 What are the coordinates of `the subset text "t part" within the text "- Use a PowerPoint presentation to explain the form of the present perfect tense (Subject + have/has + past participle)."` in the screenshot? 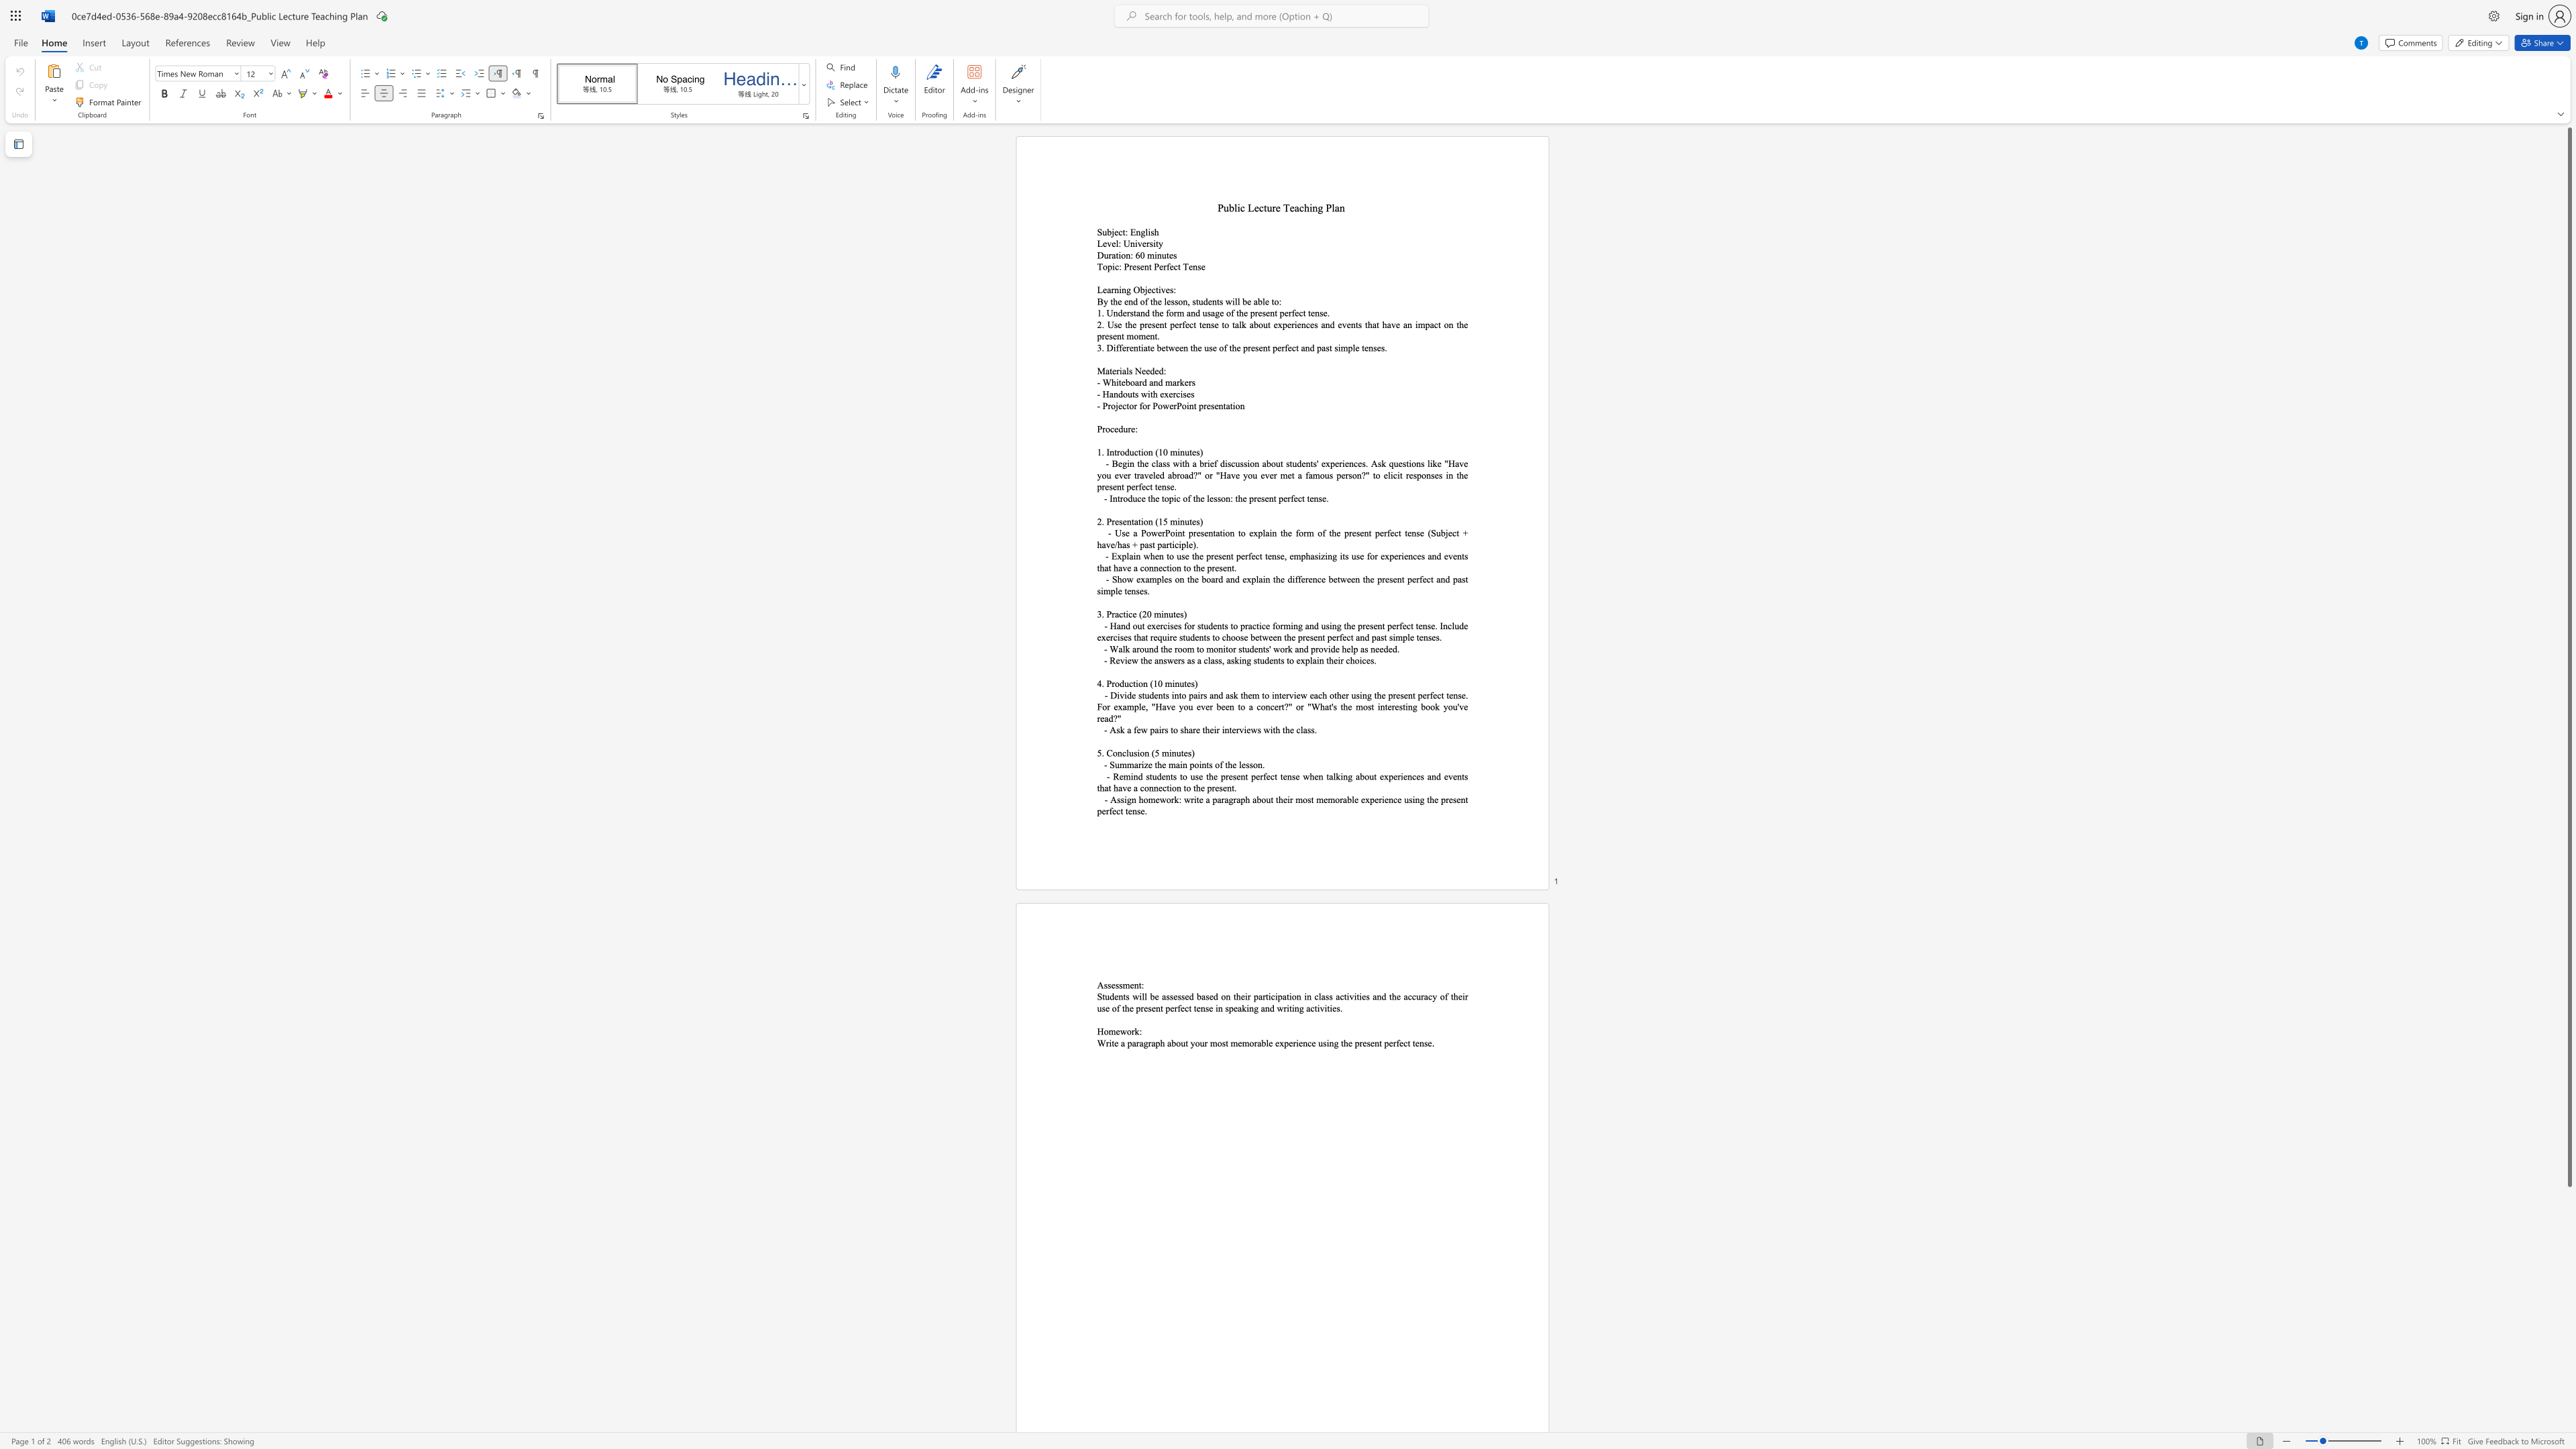 It's located at (1152, 543).